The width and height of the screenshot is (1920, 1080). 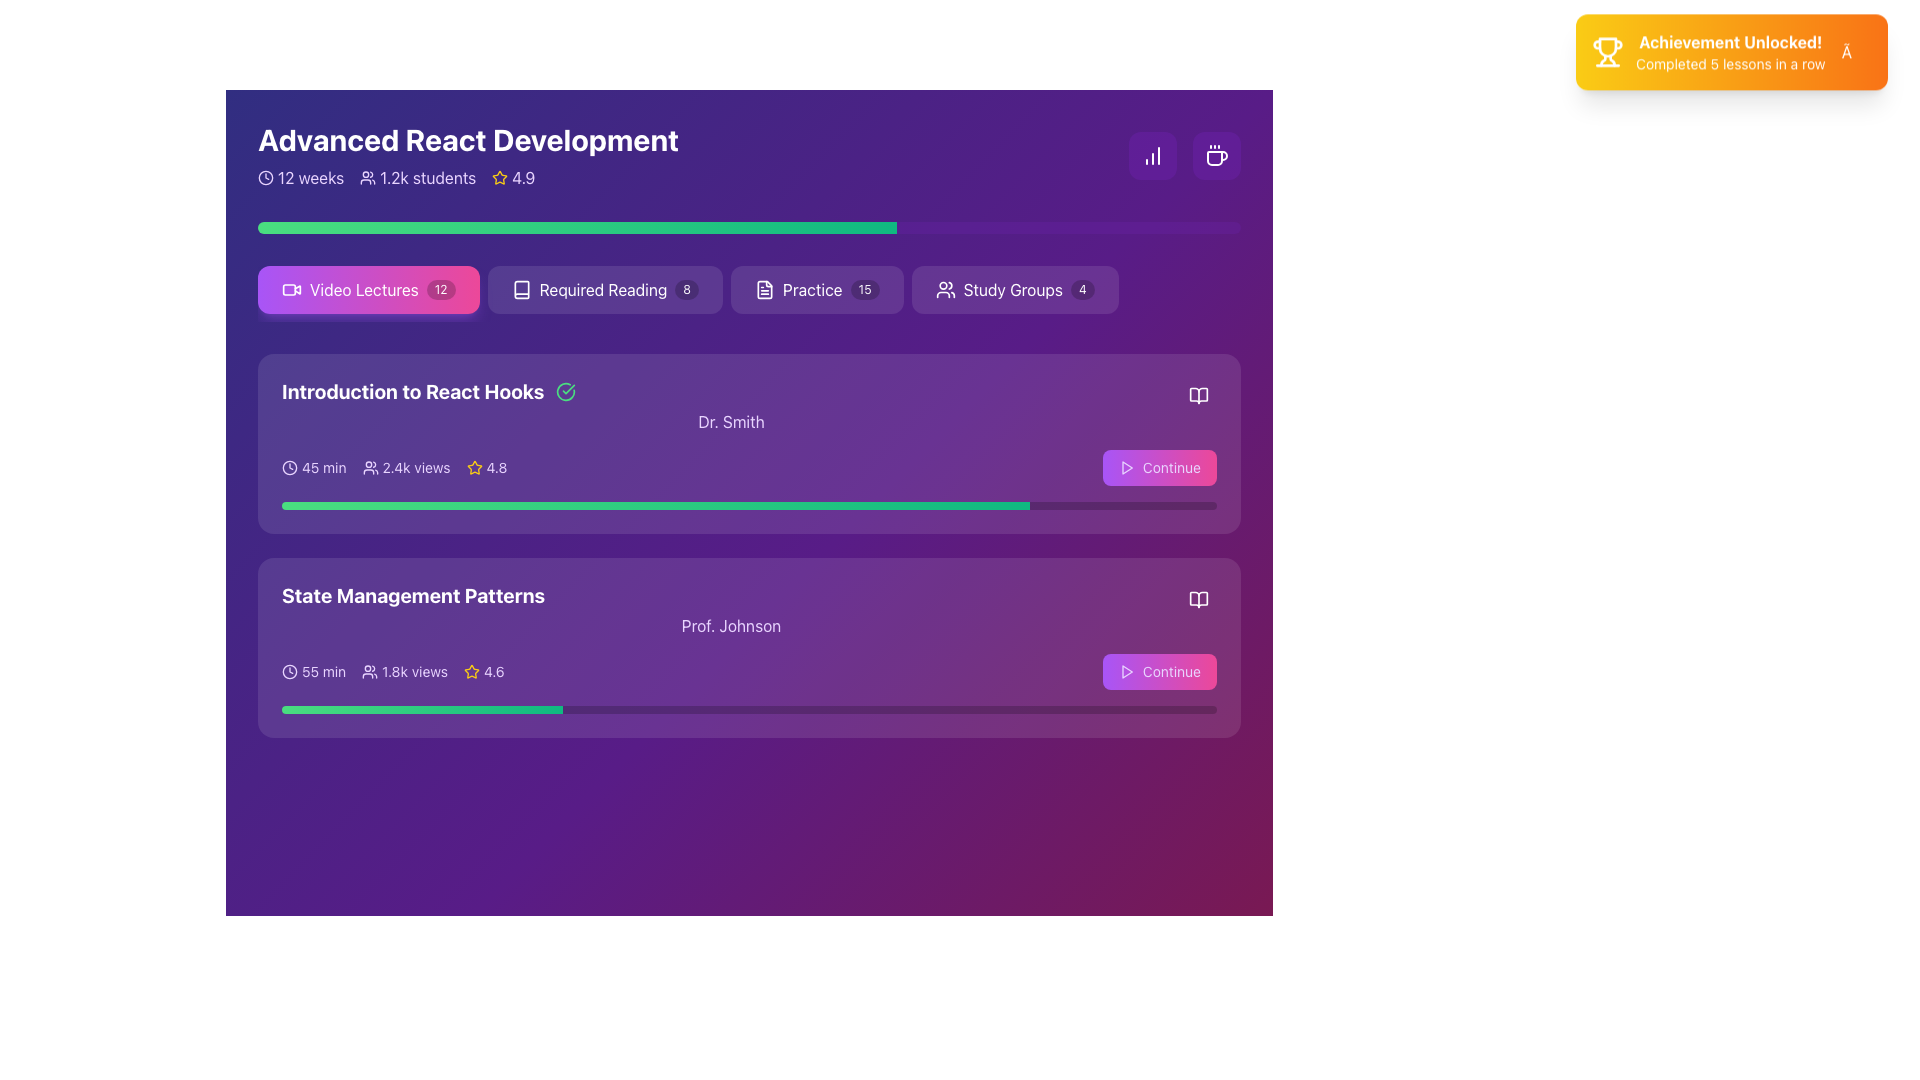 What do you see at coordinates (604, 289) in the screenshot?
I see `the 'Required Reading' button` at bounding box center [604, 289].